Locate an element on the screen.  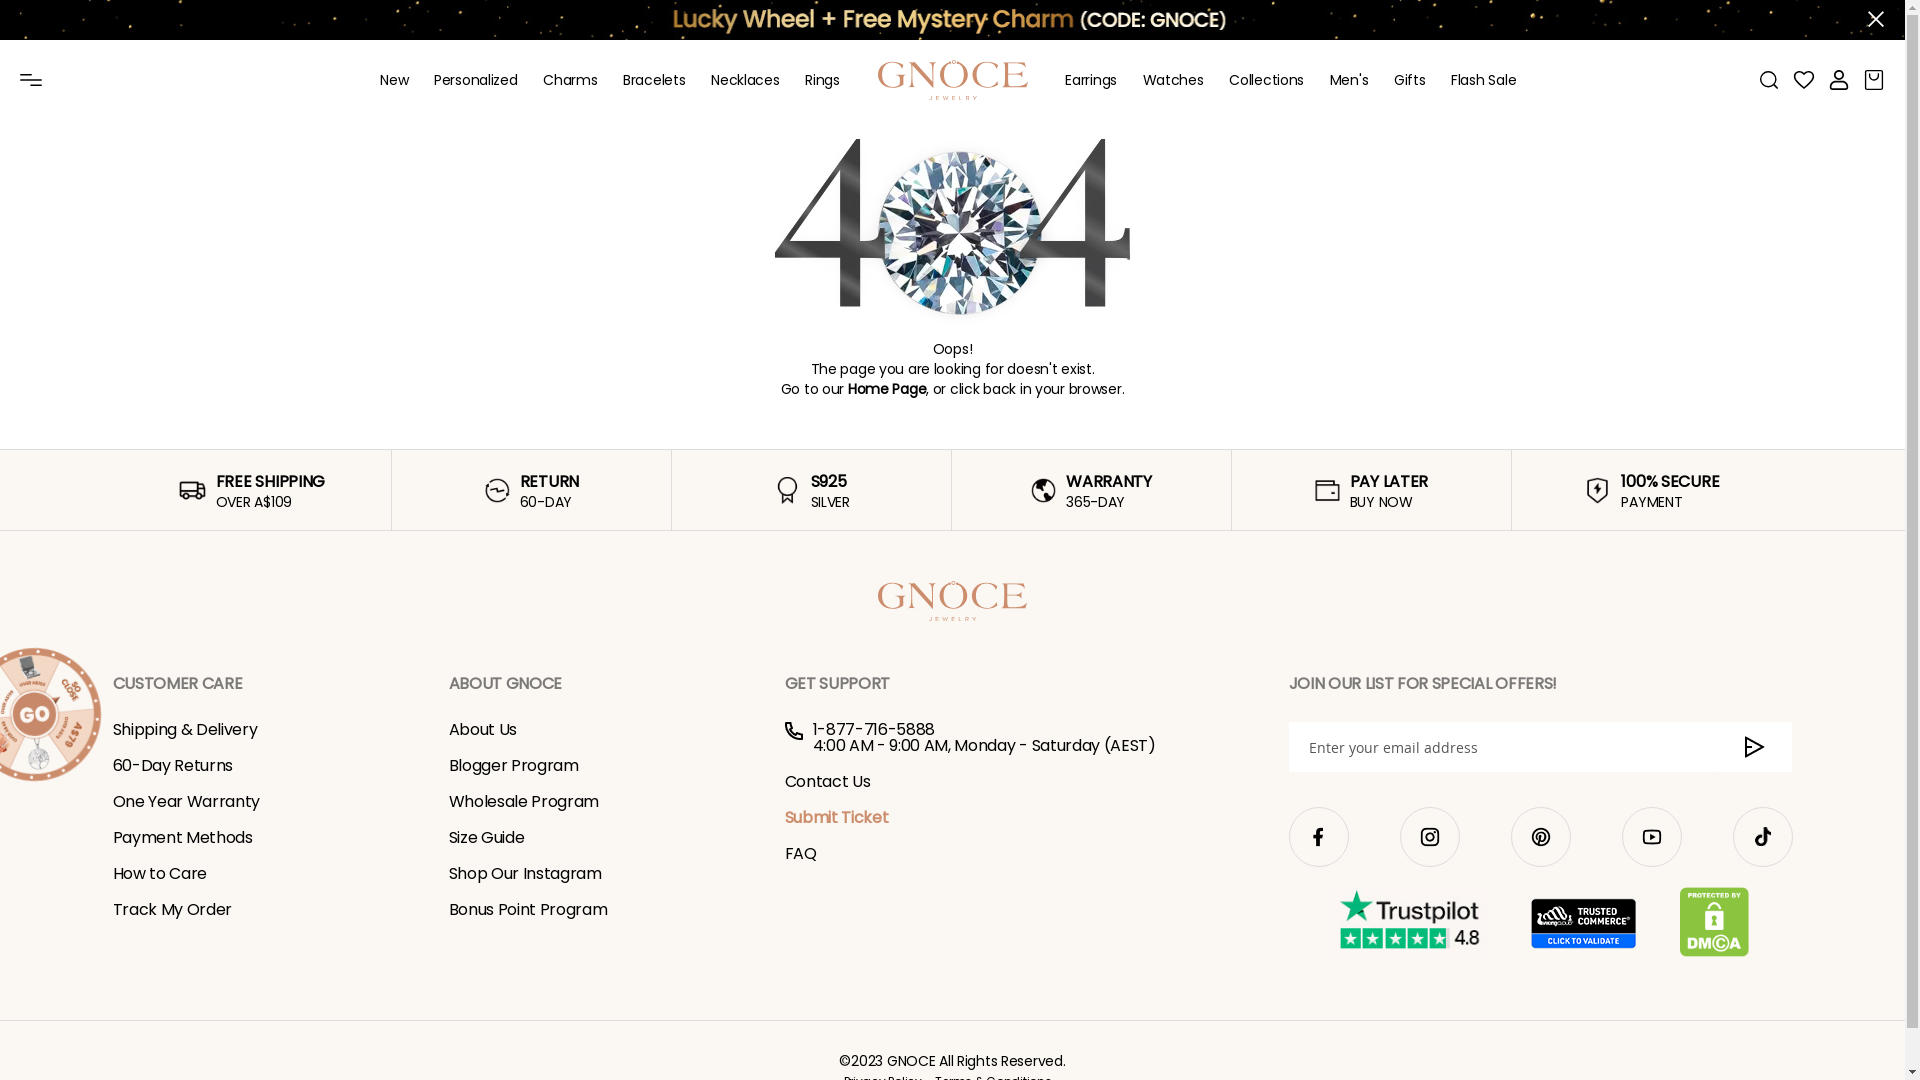
'Submit Ticket' is located at coordinates (835, 817).